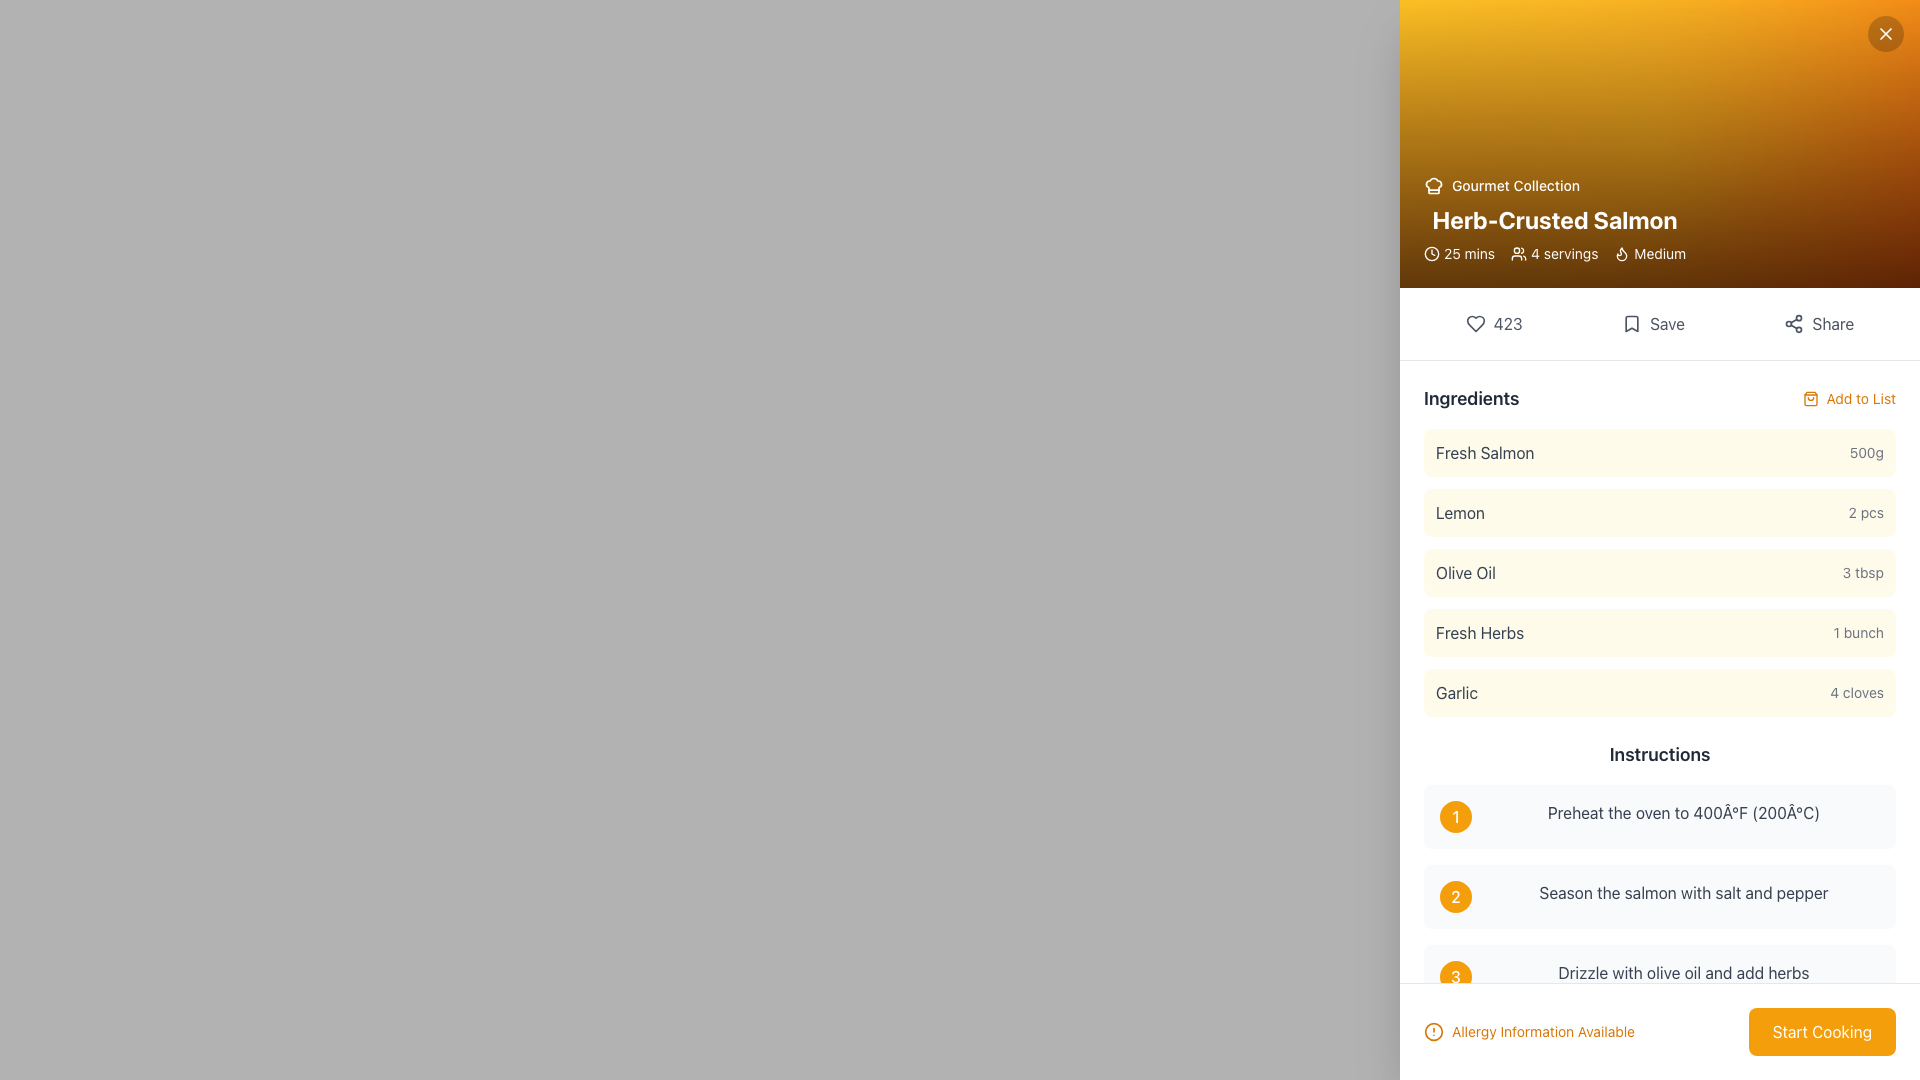 This screenshot has width=1920, height=1080. What do you see at coordinates (1683, 817) in the screenshot?
I see `text in the first instruction of the cooking recipe located in the 'Instructions' section, to the right of the yellow circular icon marked with the number '1'` at bounding box center [1683, 817].